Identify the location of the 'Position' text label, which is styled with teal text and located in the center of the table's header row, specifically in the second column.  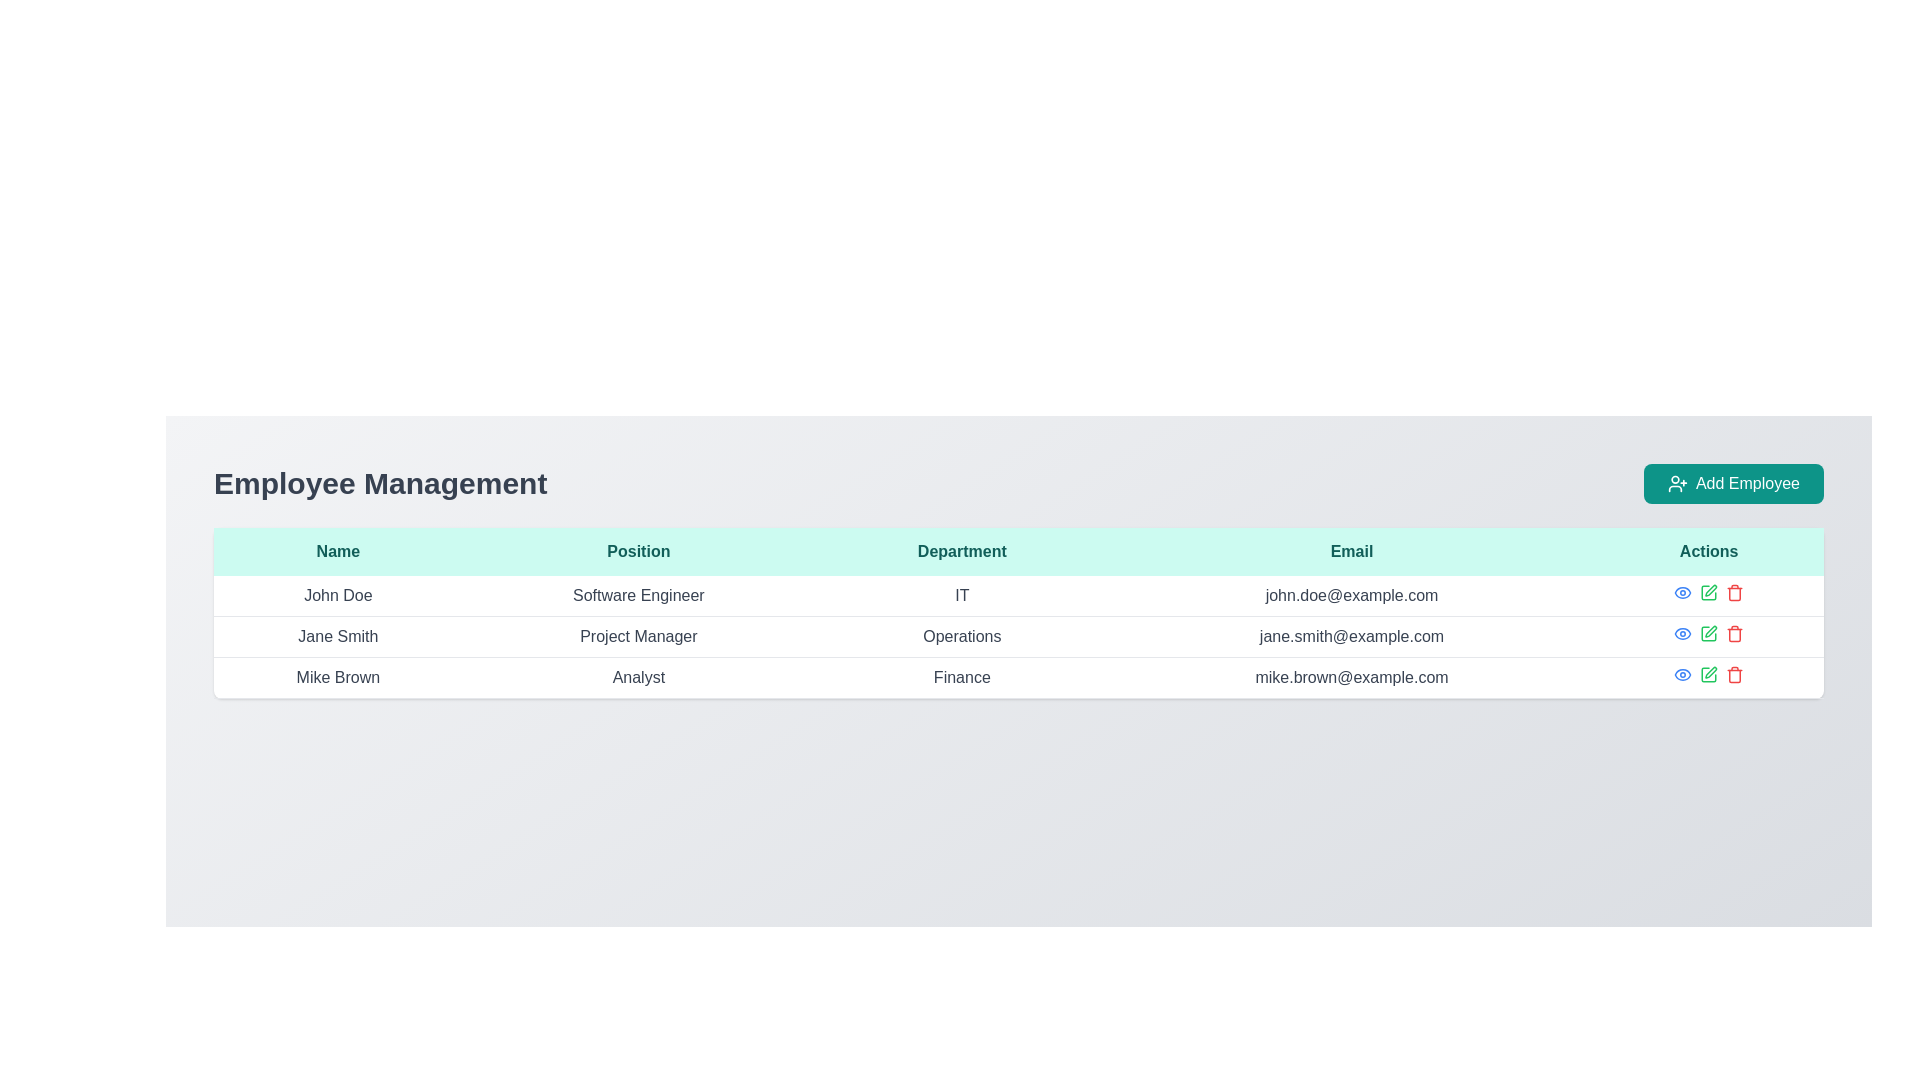
(637, 551).